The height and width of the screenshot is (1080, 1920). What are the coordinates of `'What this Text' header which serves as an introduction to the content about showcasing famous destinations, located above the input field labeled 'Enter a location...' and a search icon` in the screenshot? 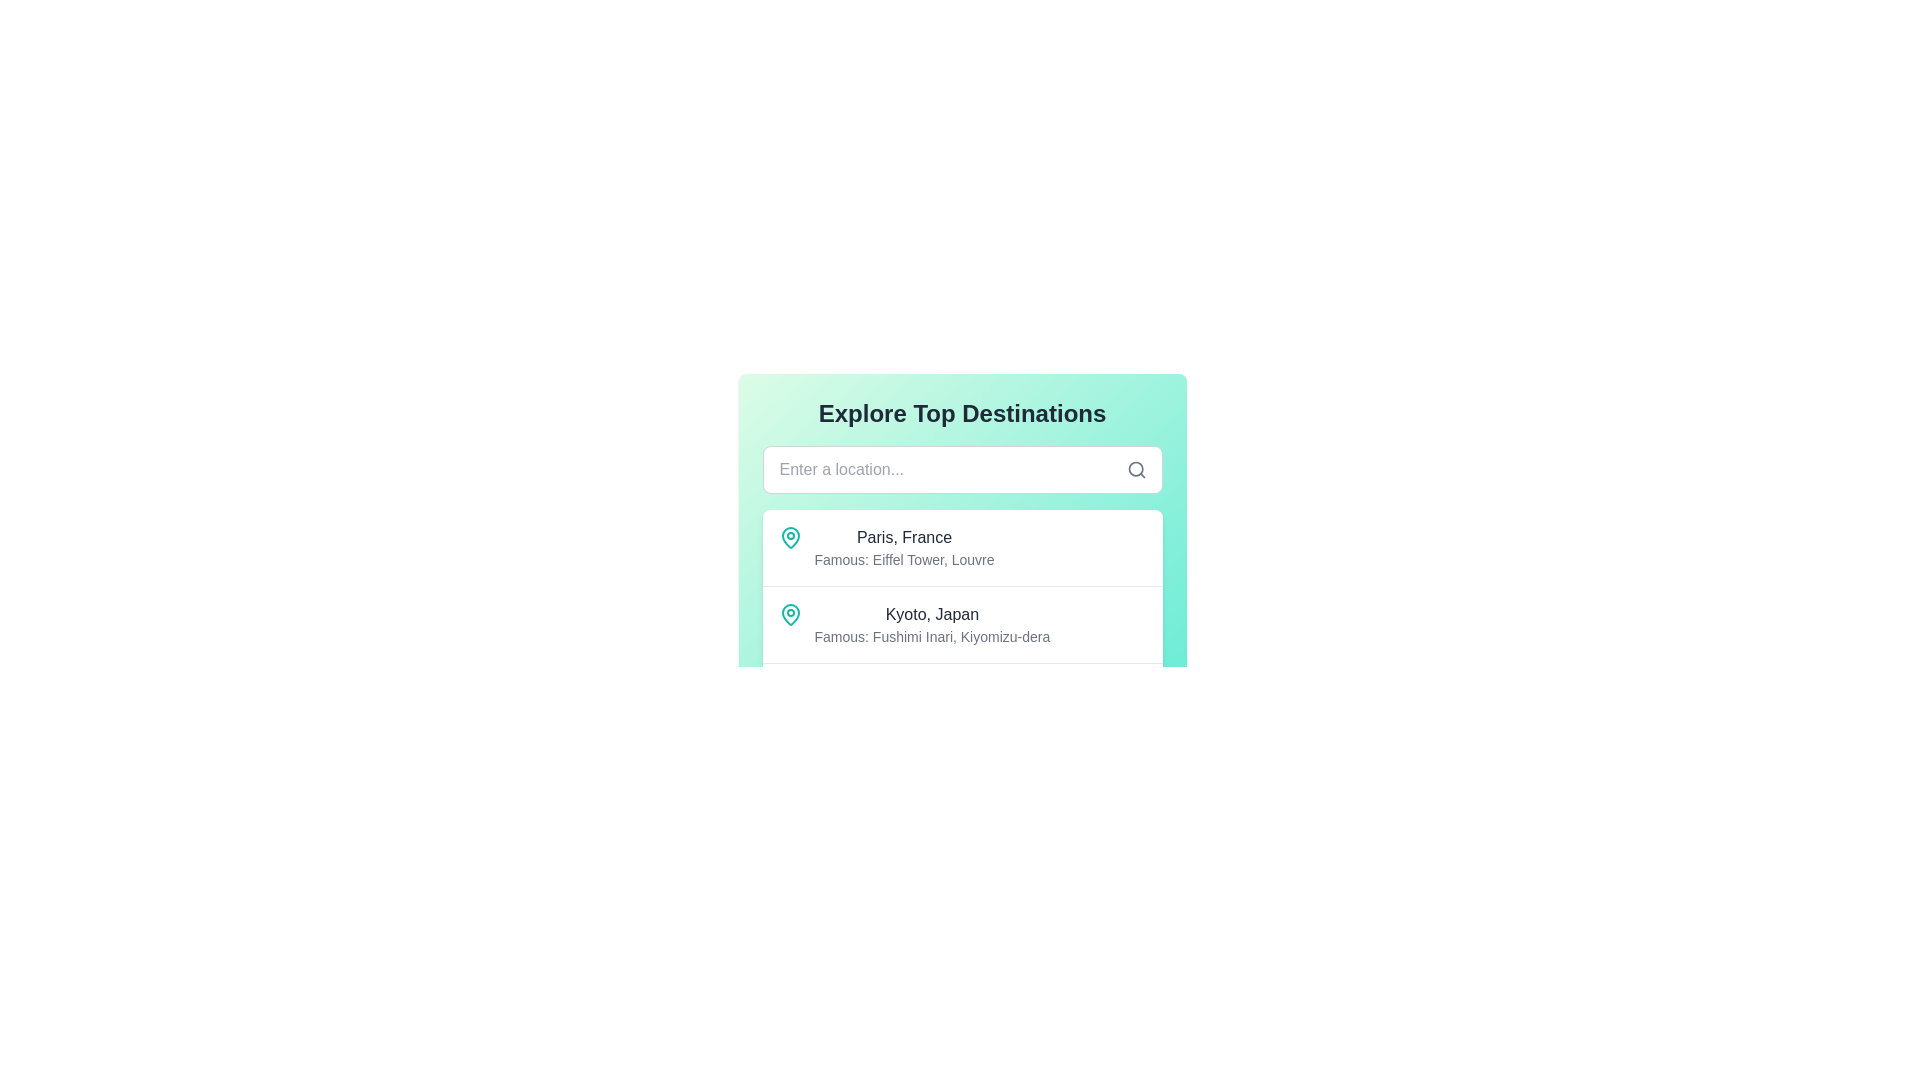 It's located at (962, 412).